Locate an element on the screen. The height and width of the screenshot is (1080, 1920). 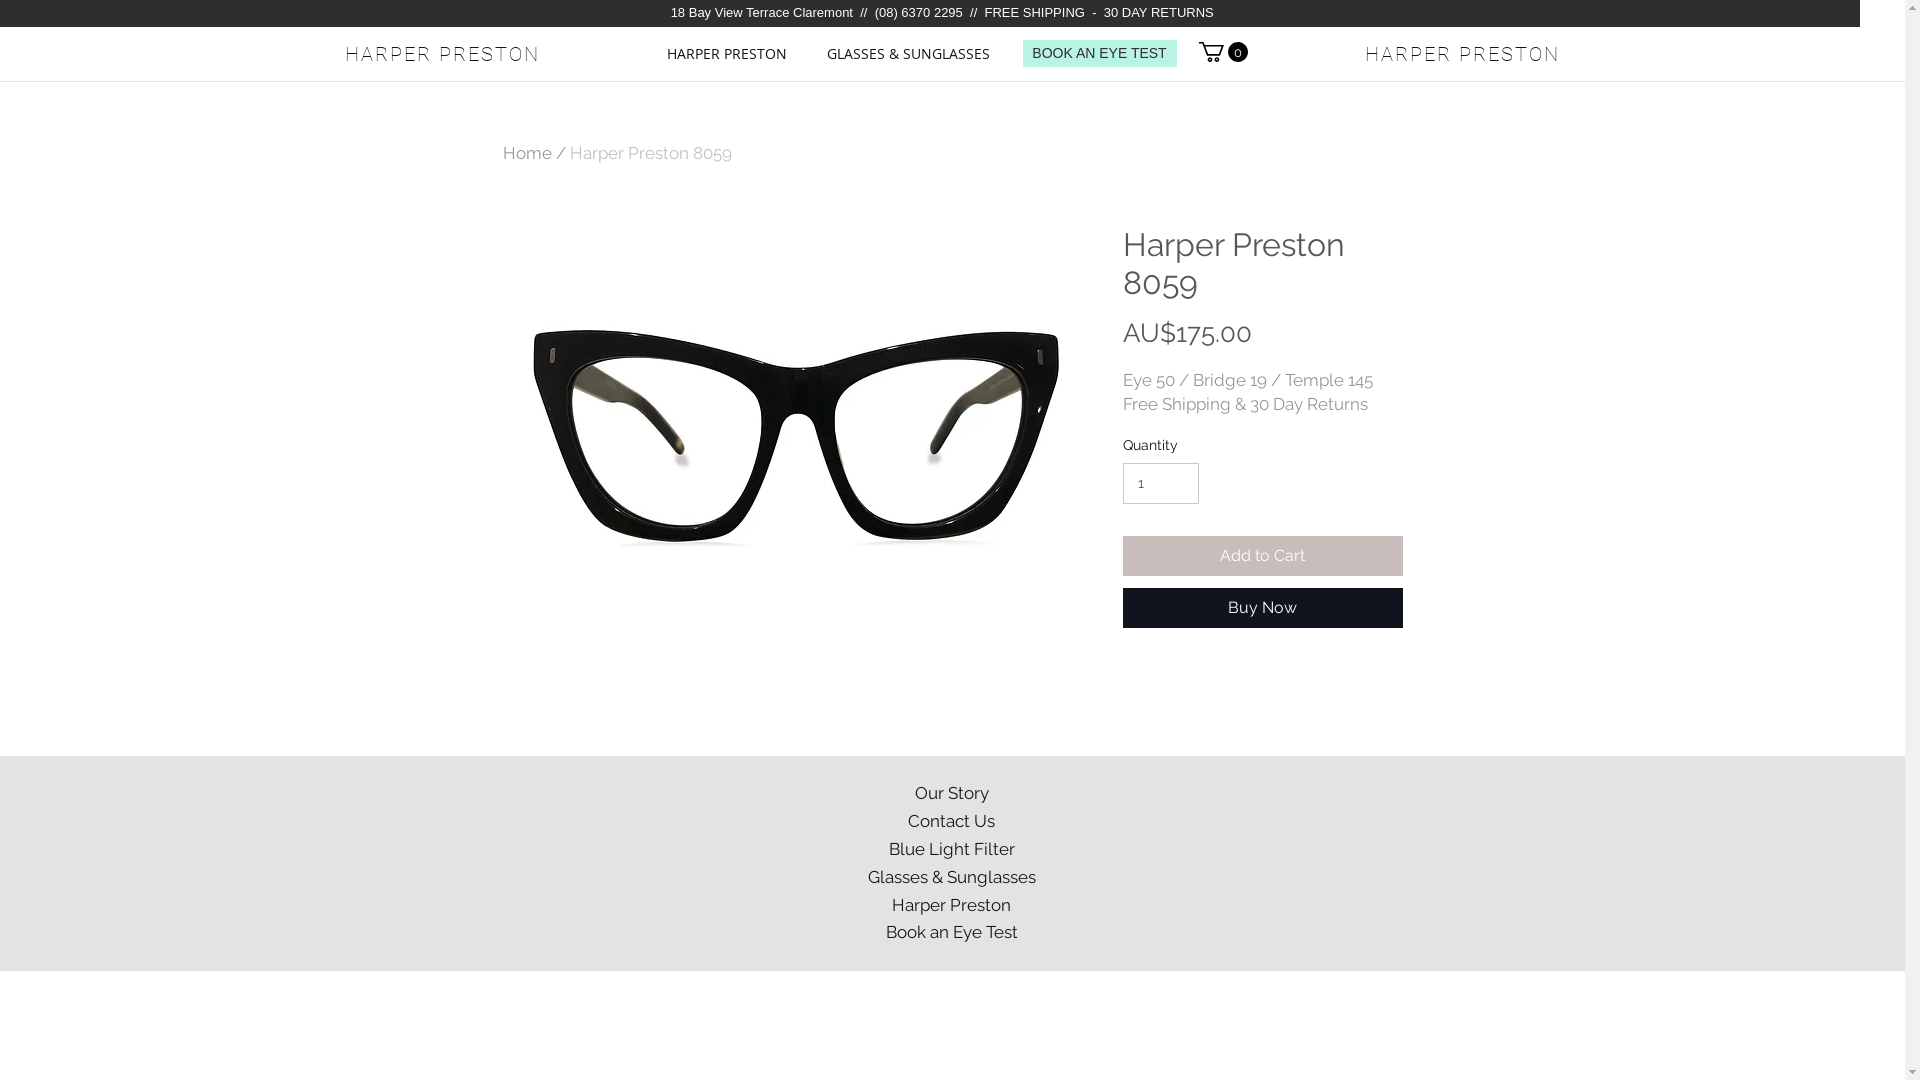
'Contact Us' is located at coordinates (949, 821).